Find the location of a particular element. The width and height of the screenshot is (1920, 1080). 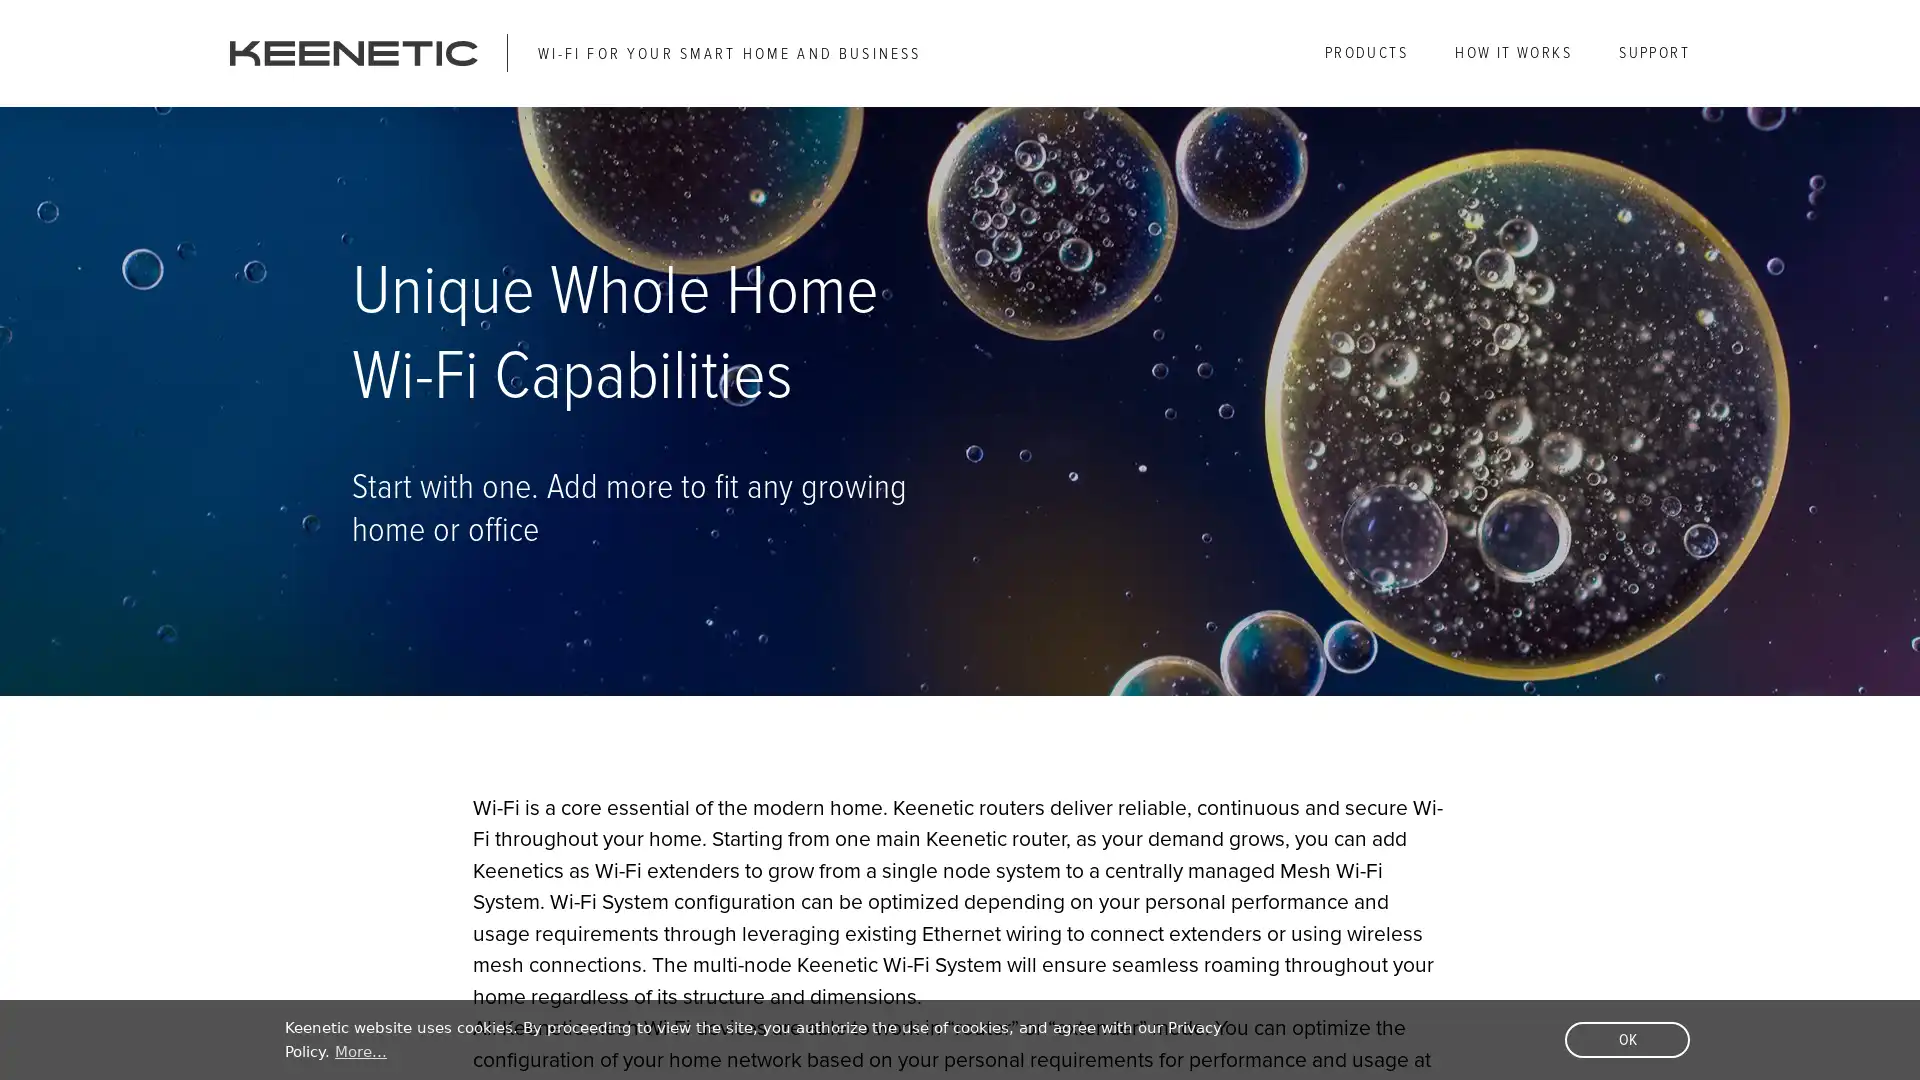

learn more about cookies is located at coordinates (360, 1051).